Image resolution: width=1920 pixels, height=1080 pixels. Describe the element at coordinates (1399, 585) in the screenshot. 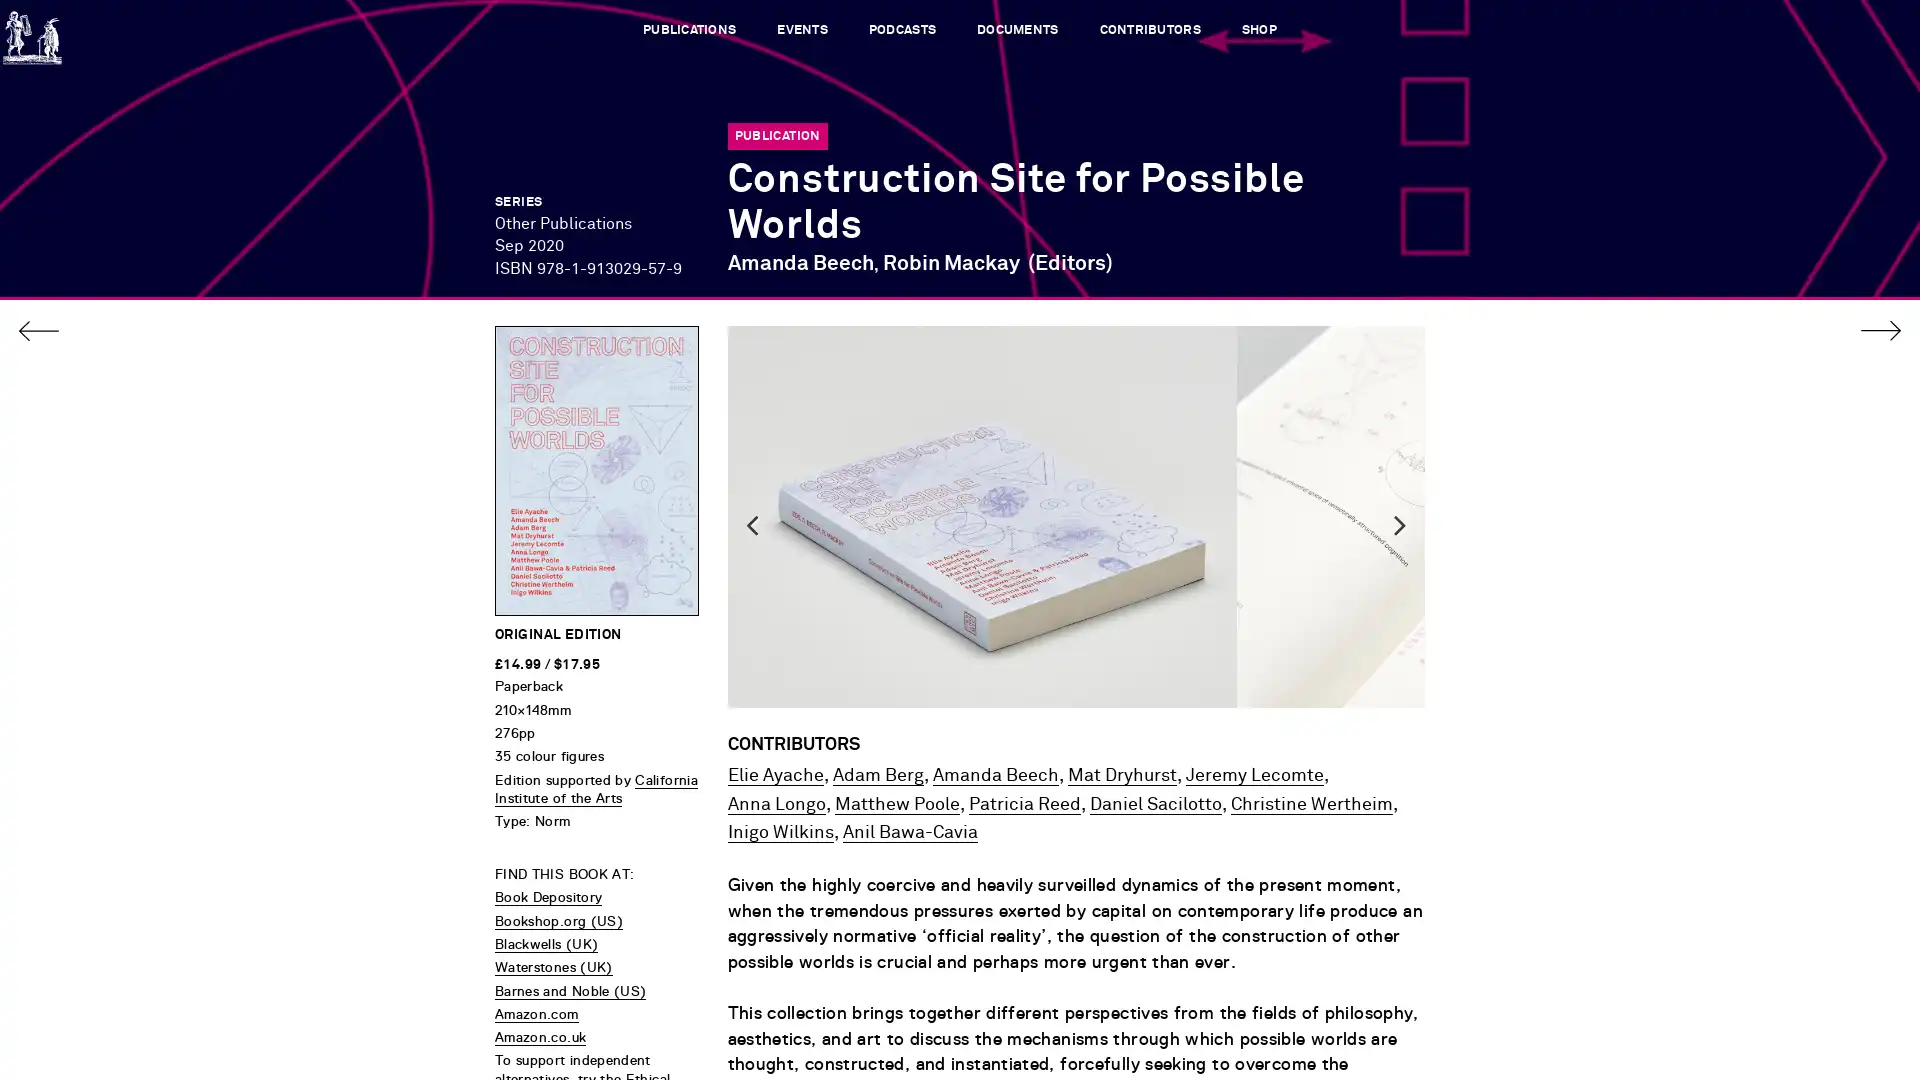

I see `Next` at that location.